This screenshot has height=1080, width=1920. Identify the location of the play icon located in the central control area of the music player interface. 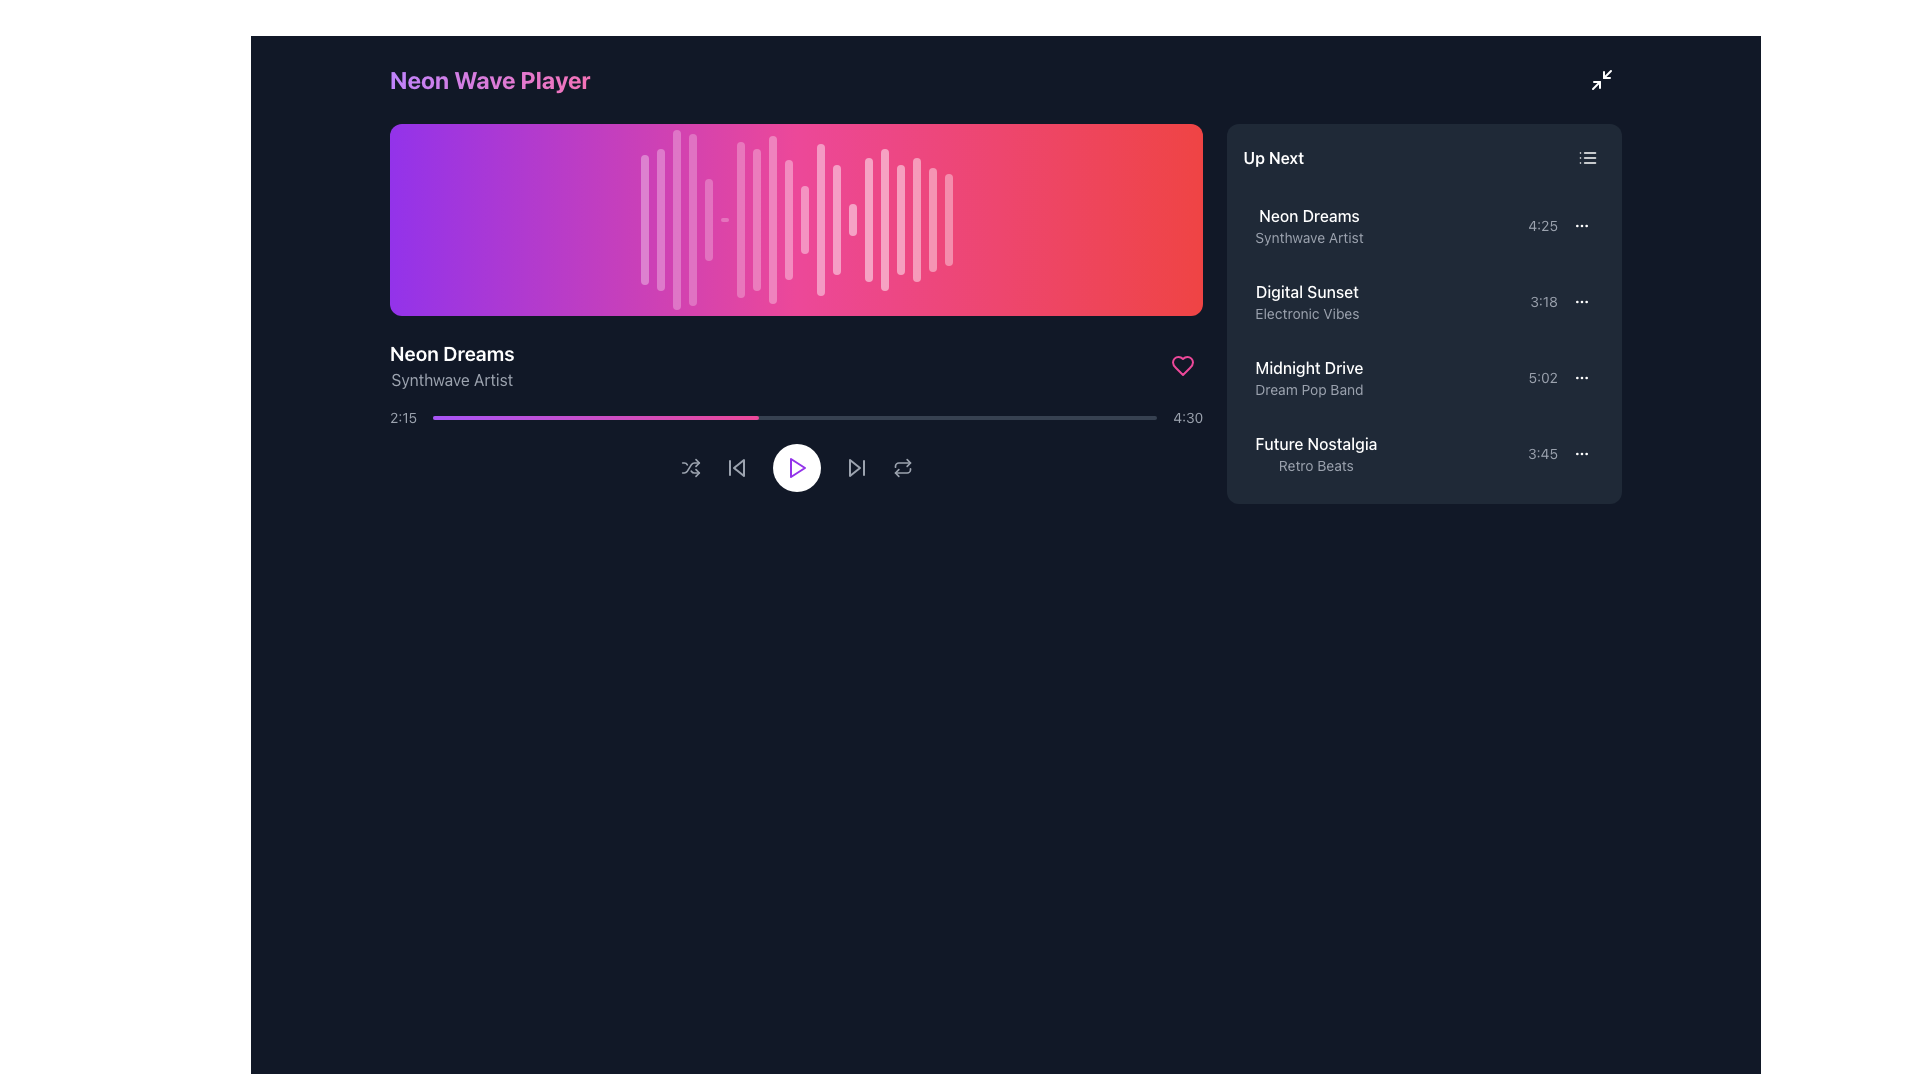
(796, 467).